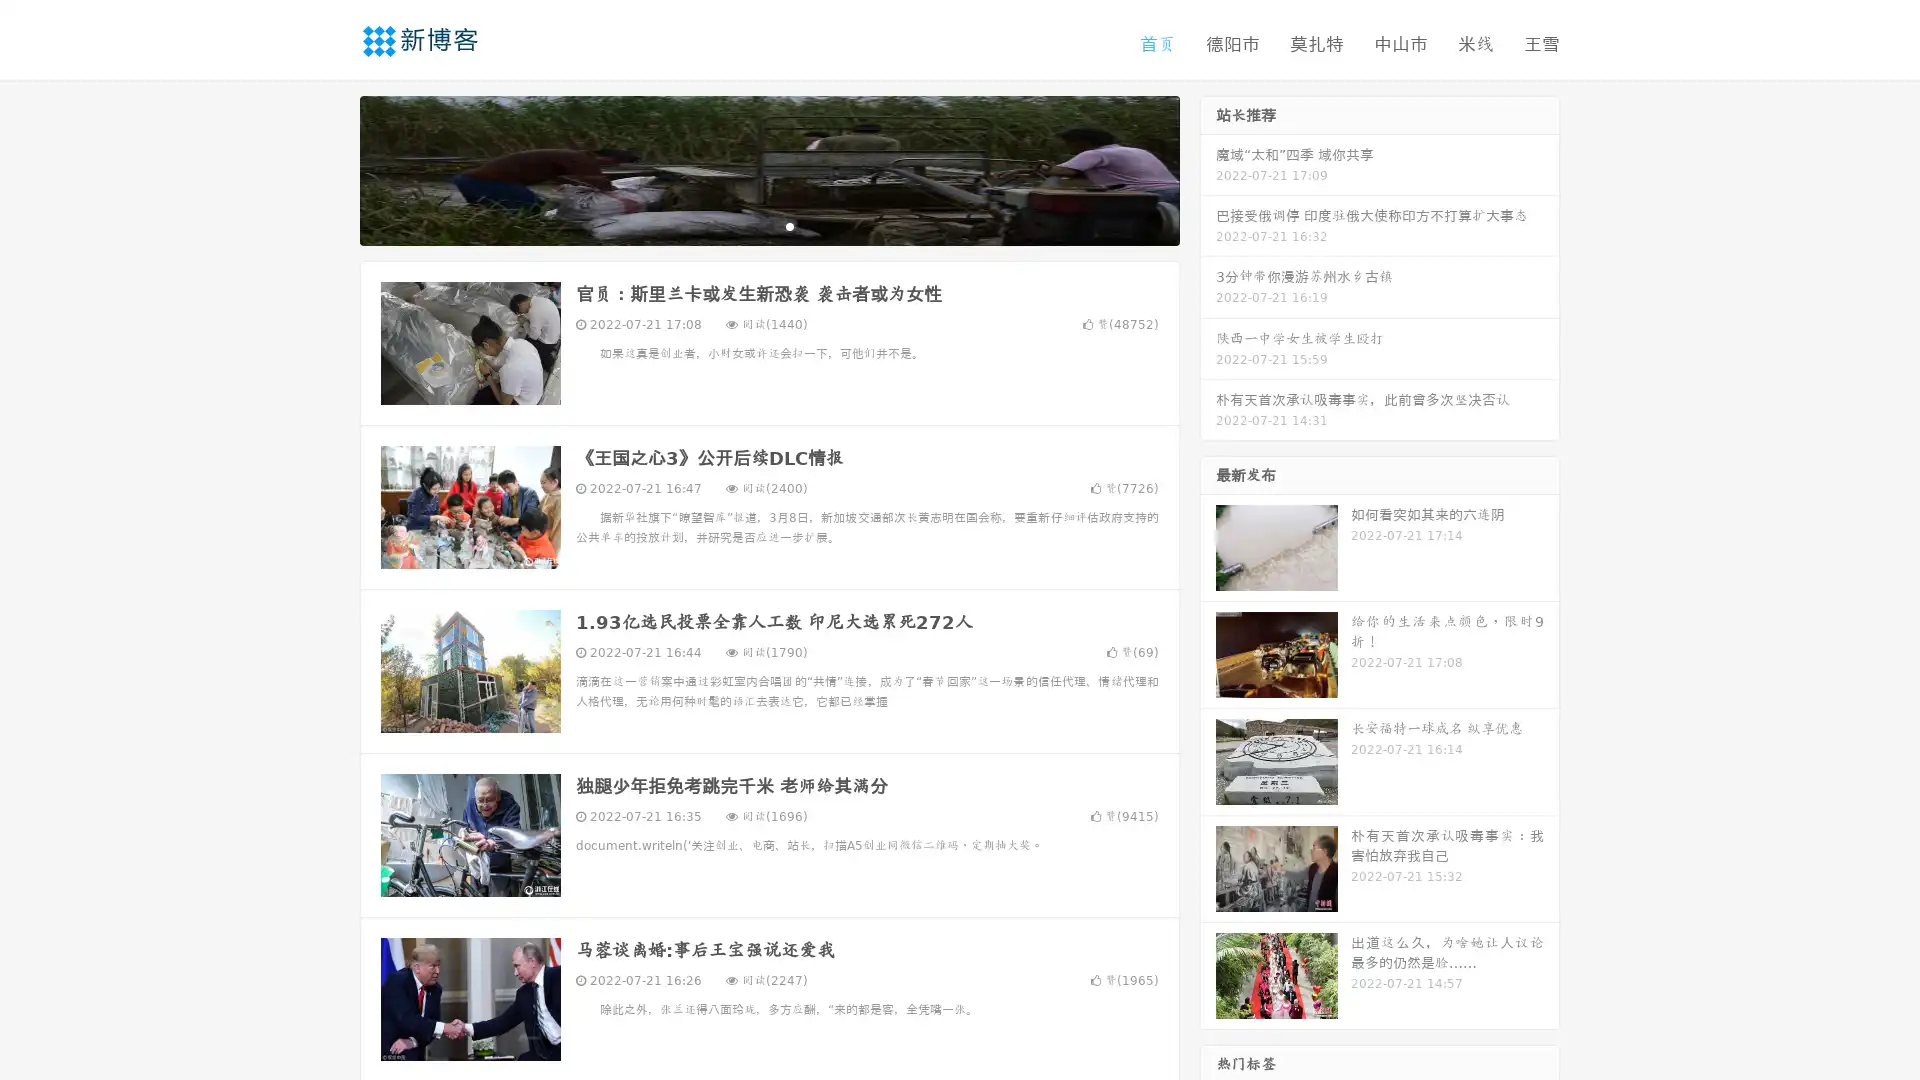 Image resolution: width=1920 pixels, height=1080 pixels. I want to click on Go to slide 2, so click(768, 225).